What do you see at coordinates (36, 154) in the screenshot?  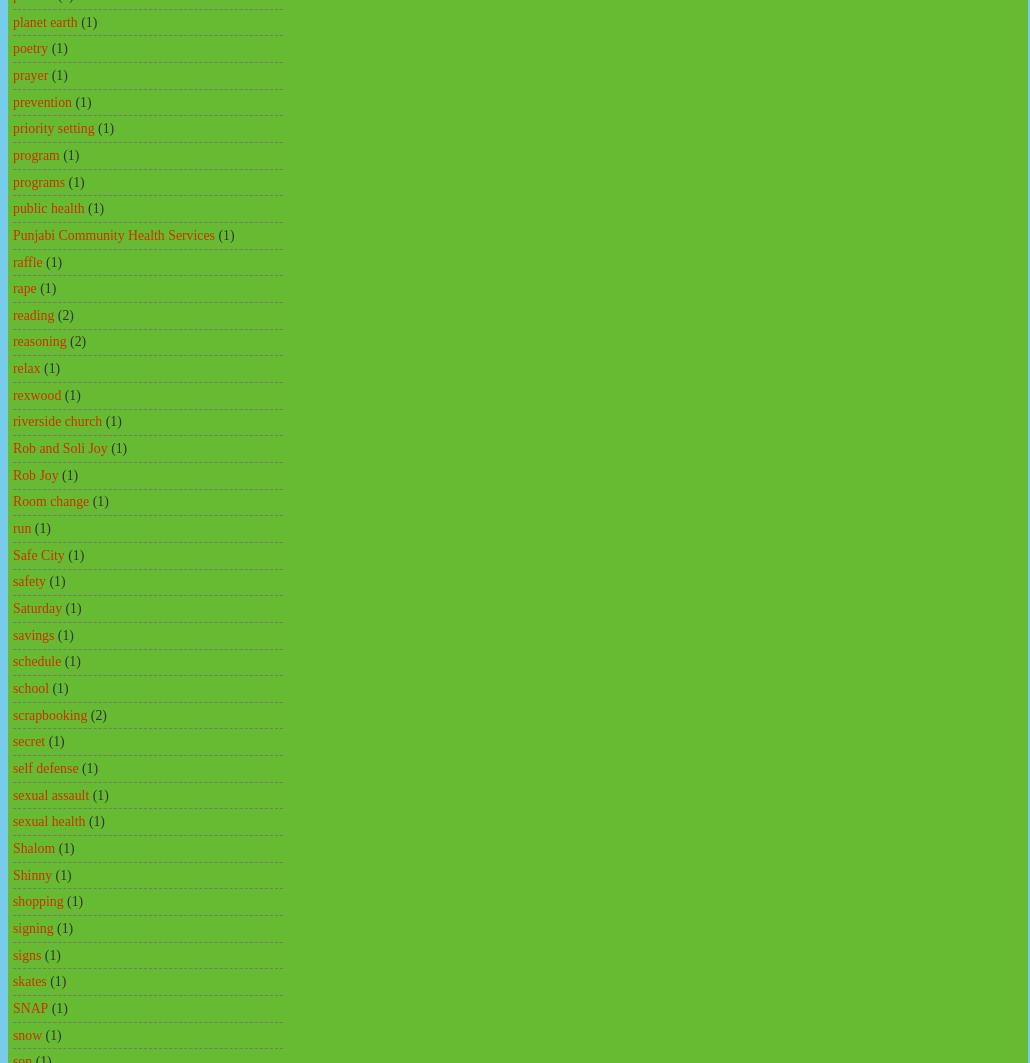 I see `'program'` at bounding box center [36, 154].